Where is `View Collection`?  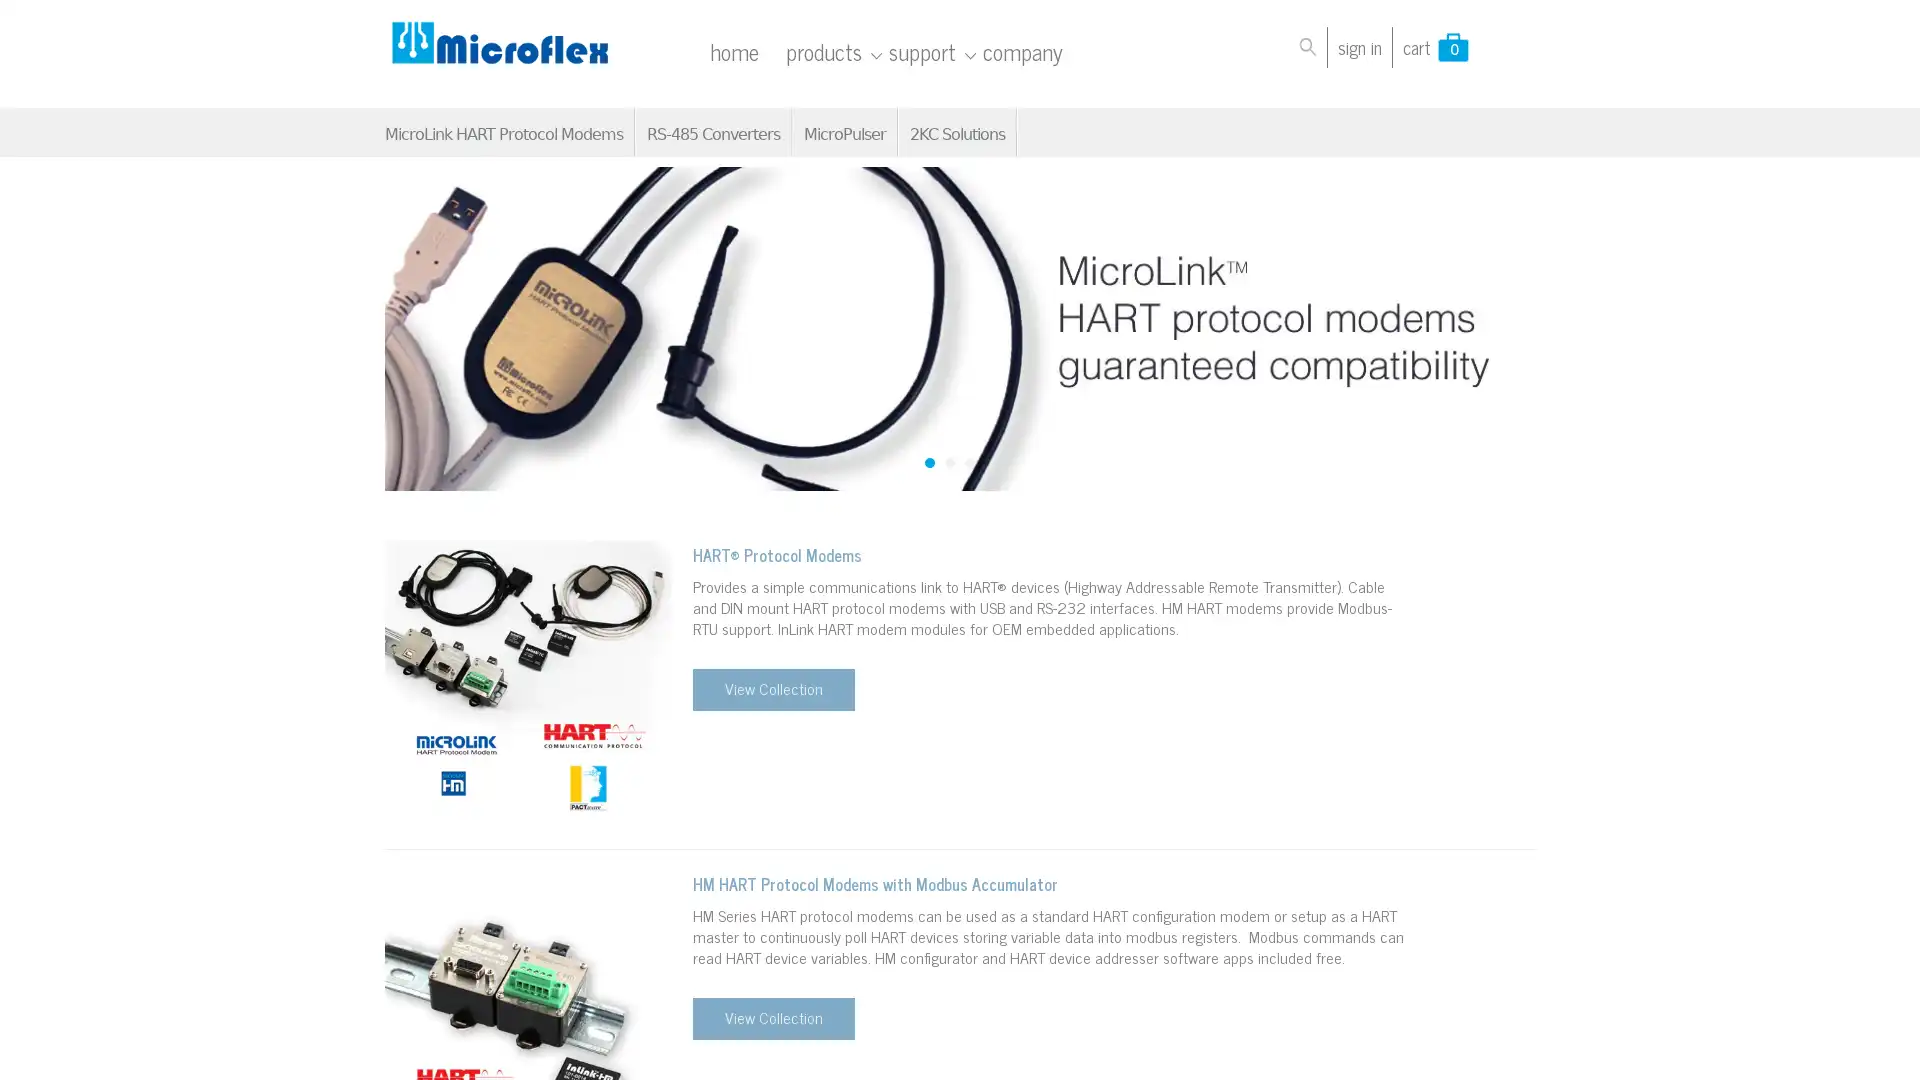
View Collection is located at coordinates (771, 689).